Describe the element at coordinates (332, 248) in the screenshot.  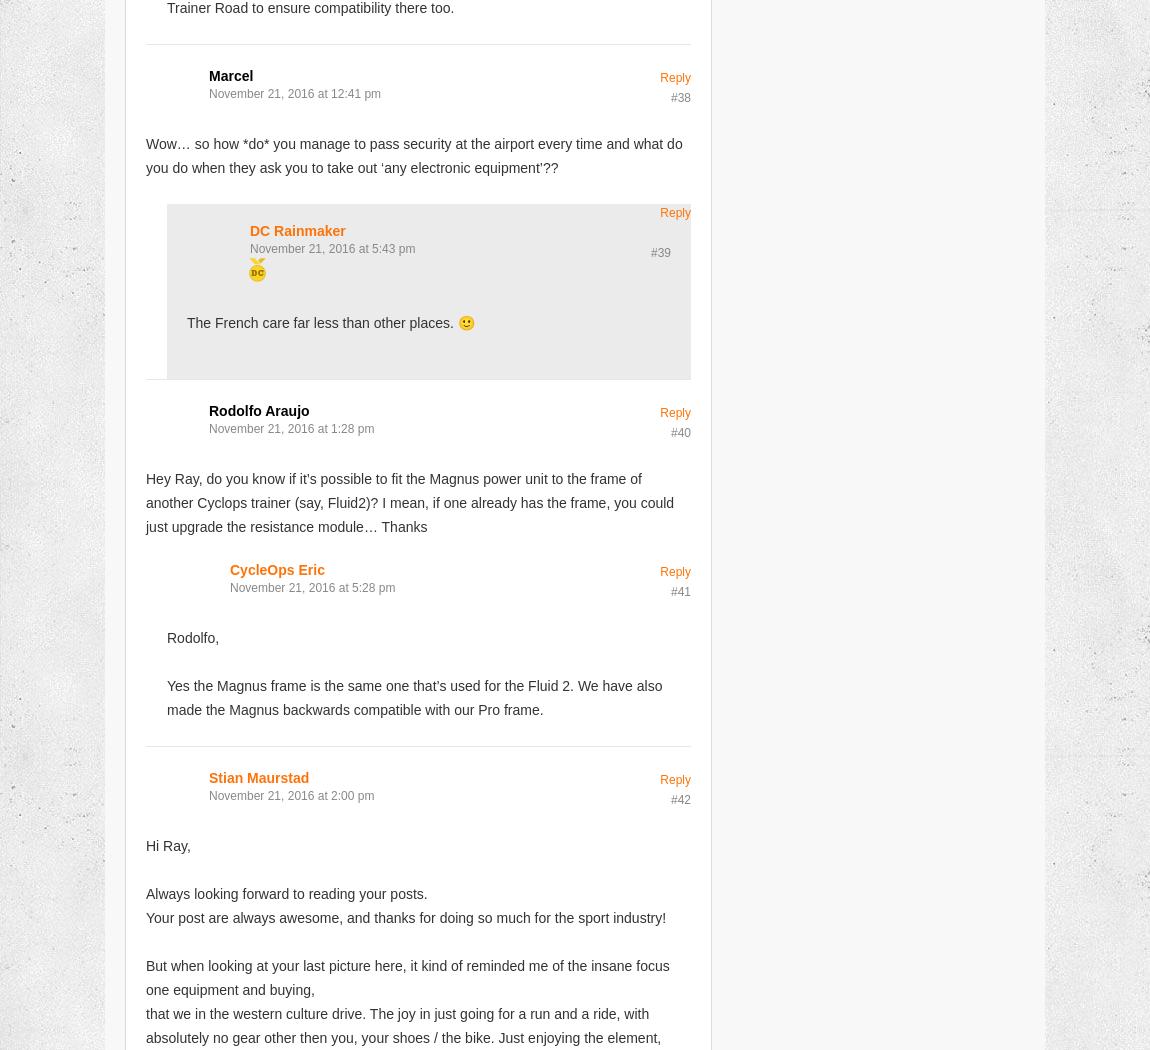
I see `'November 21, 2016 at 5:43 pm'` at that location.